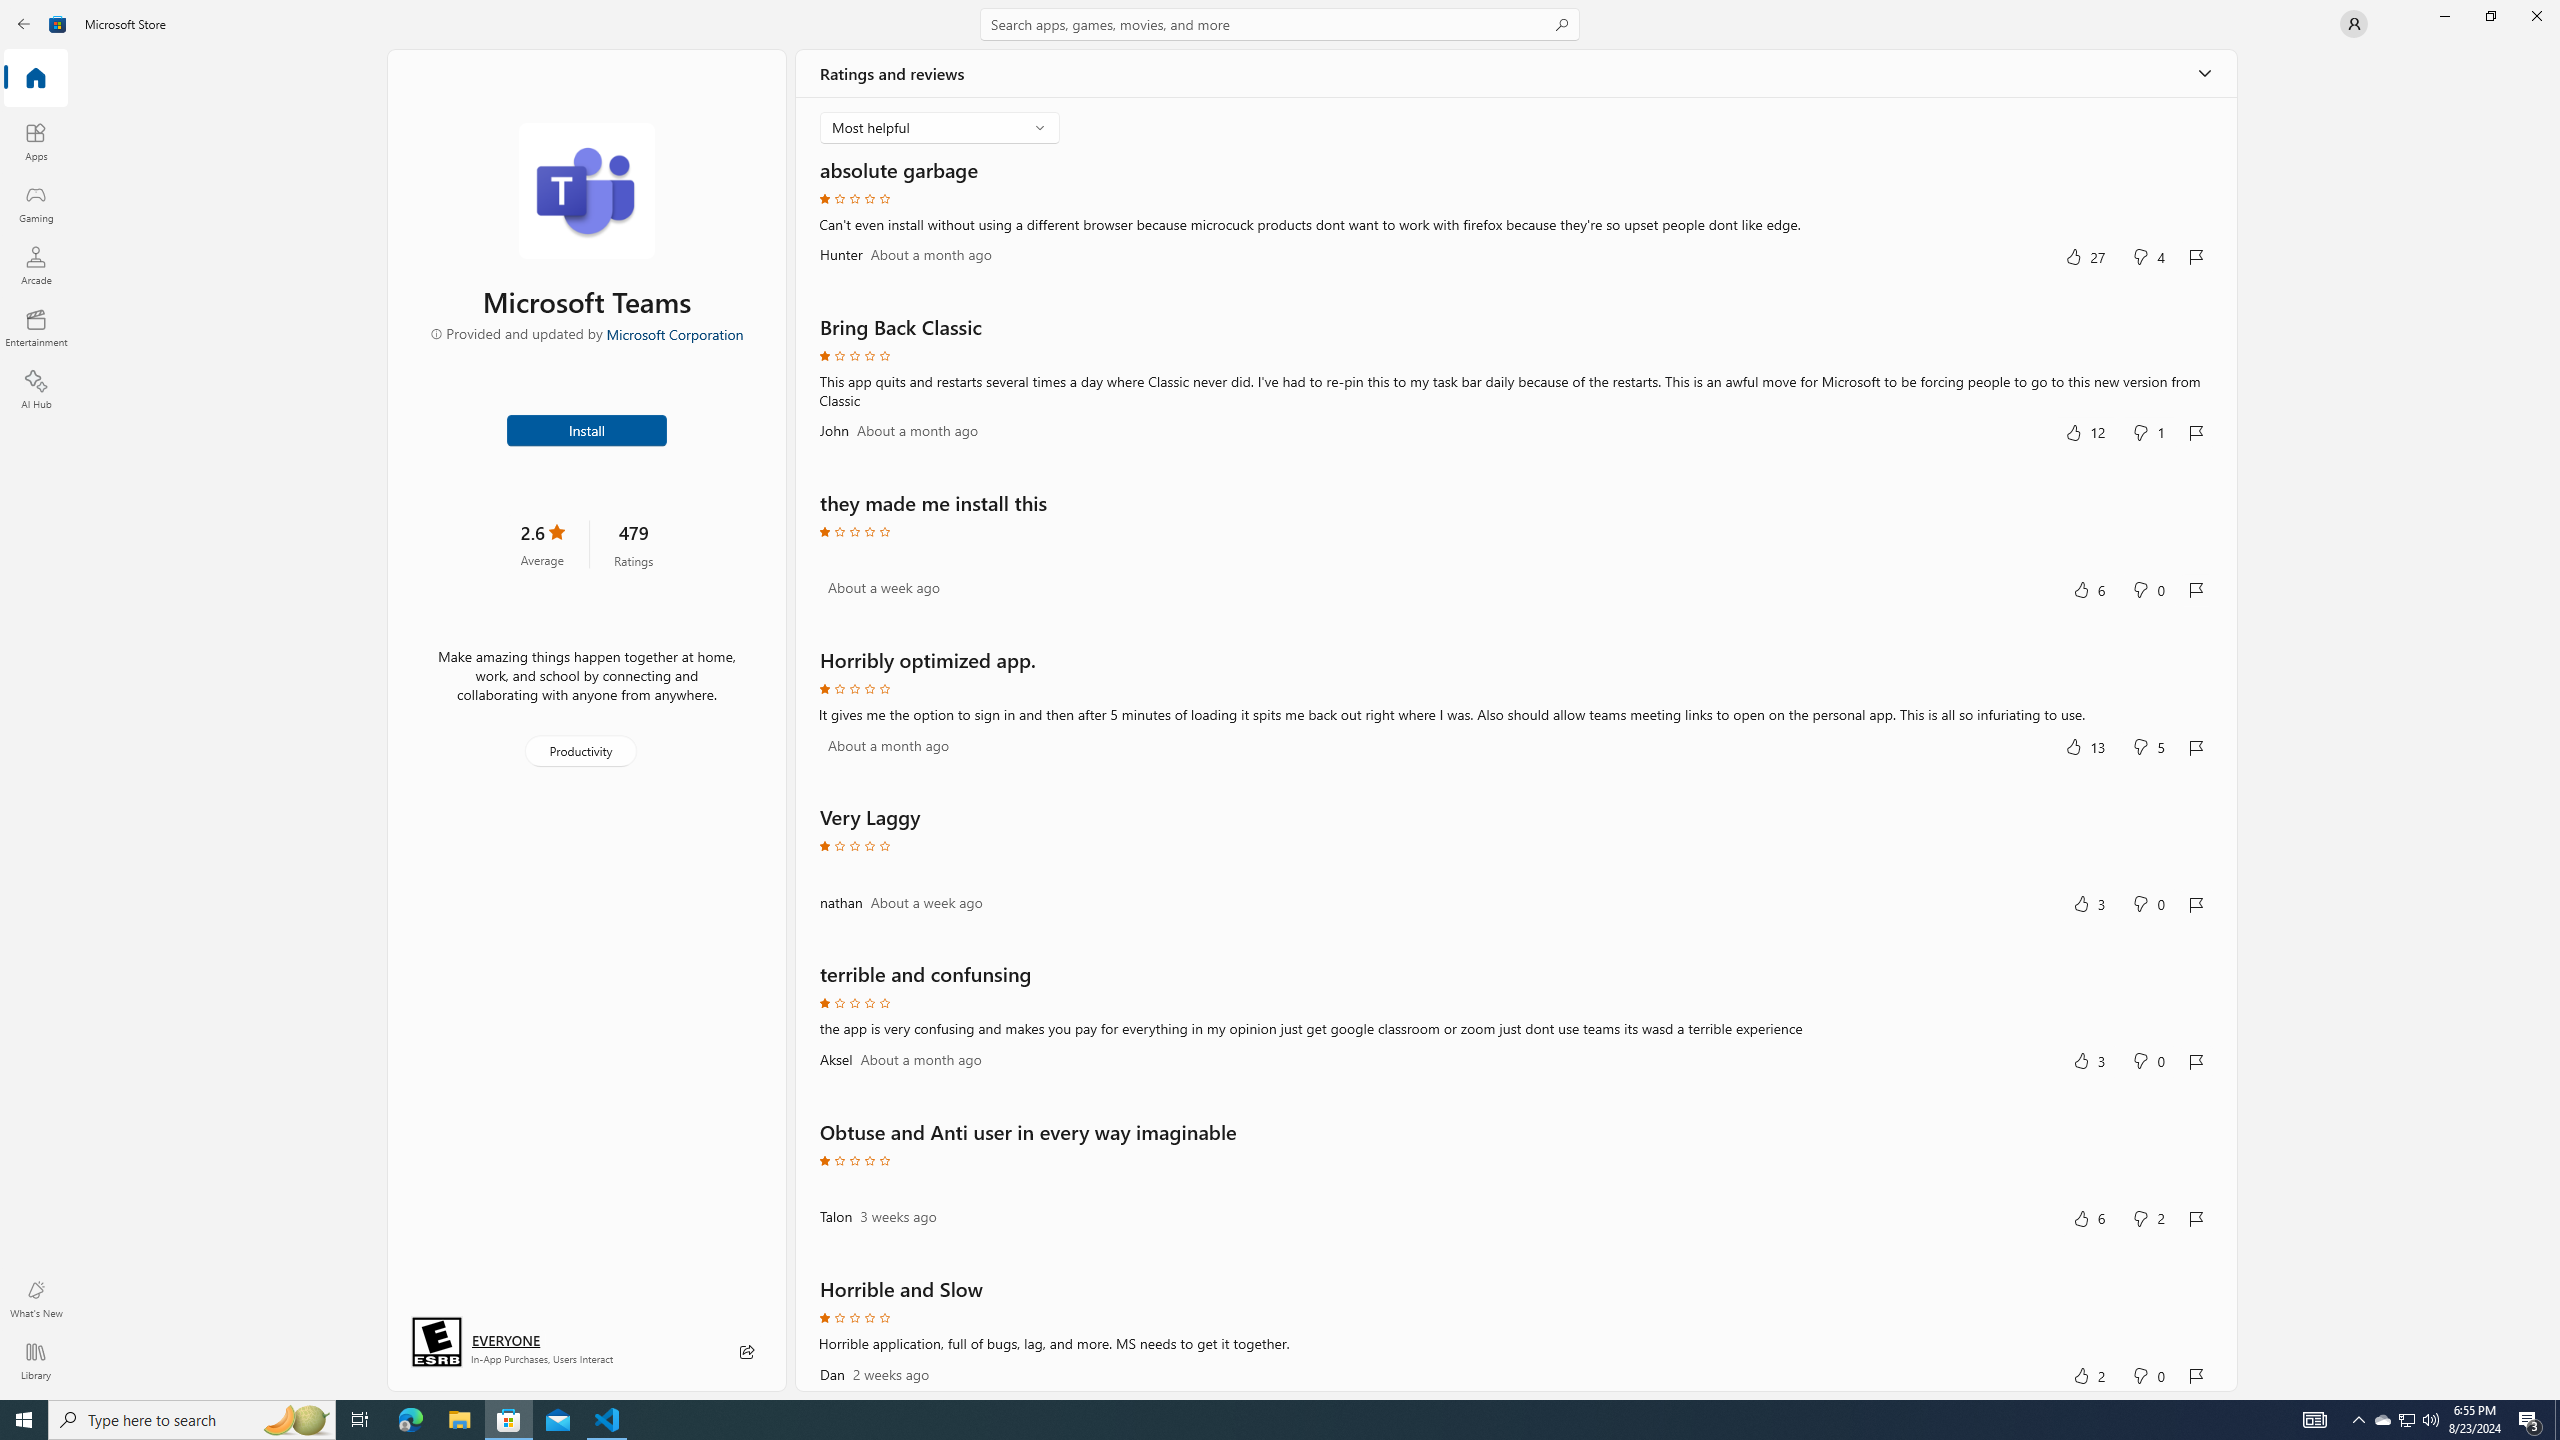 This screenshot has width=2560, height=1440. What do you see at coordinates (2084, 256) in the screenshot?
I see `'Yes, this was helpful. 27 votes.'` at bounding box center [2084, 256].